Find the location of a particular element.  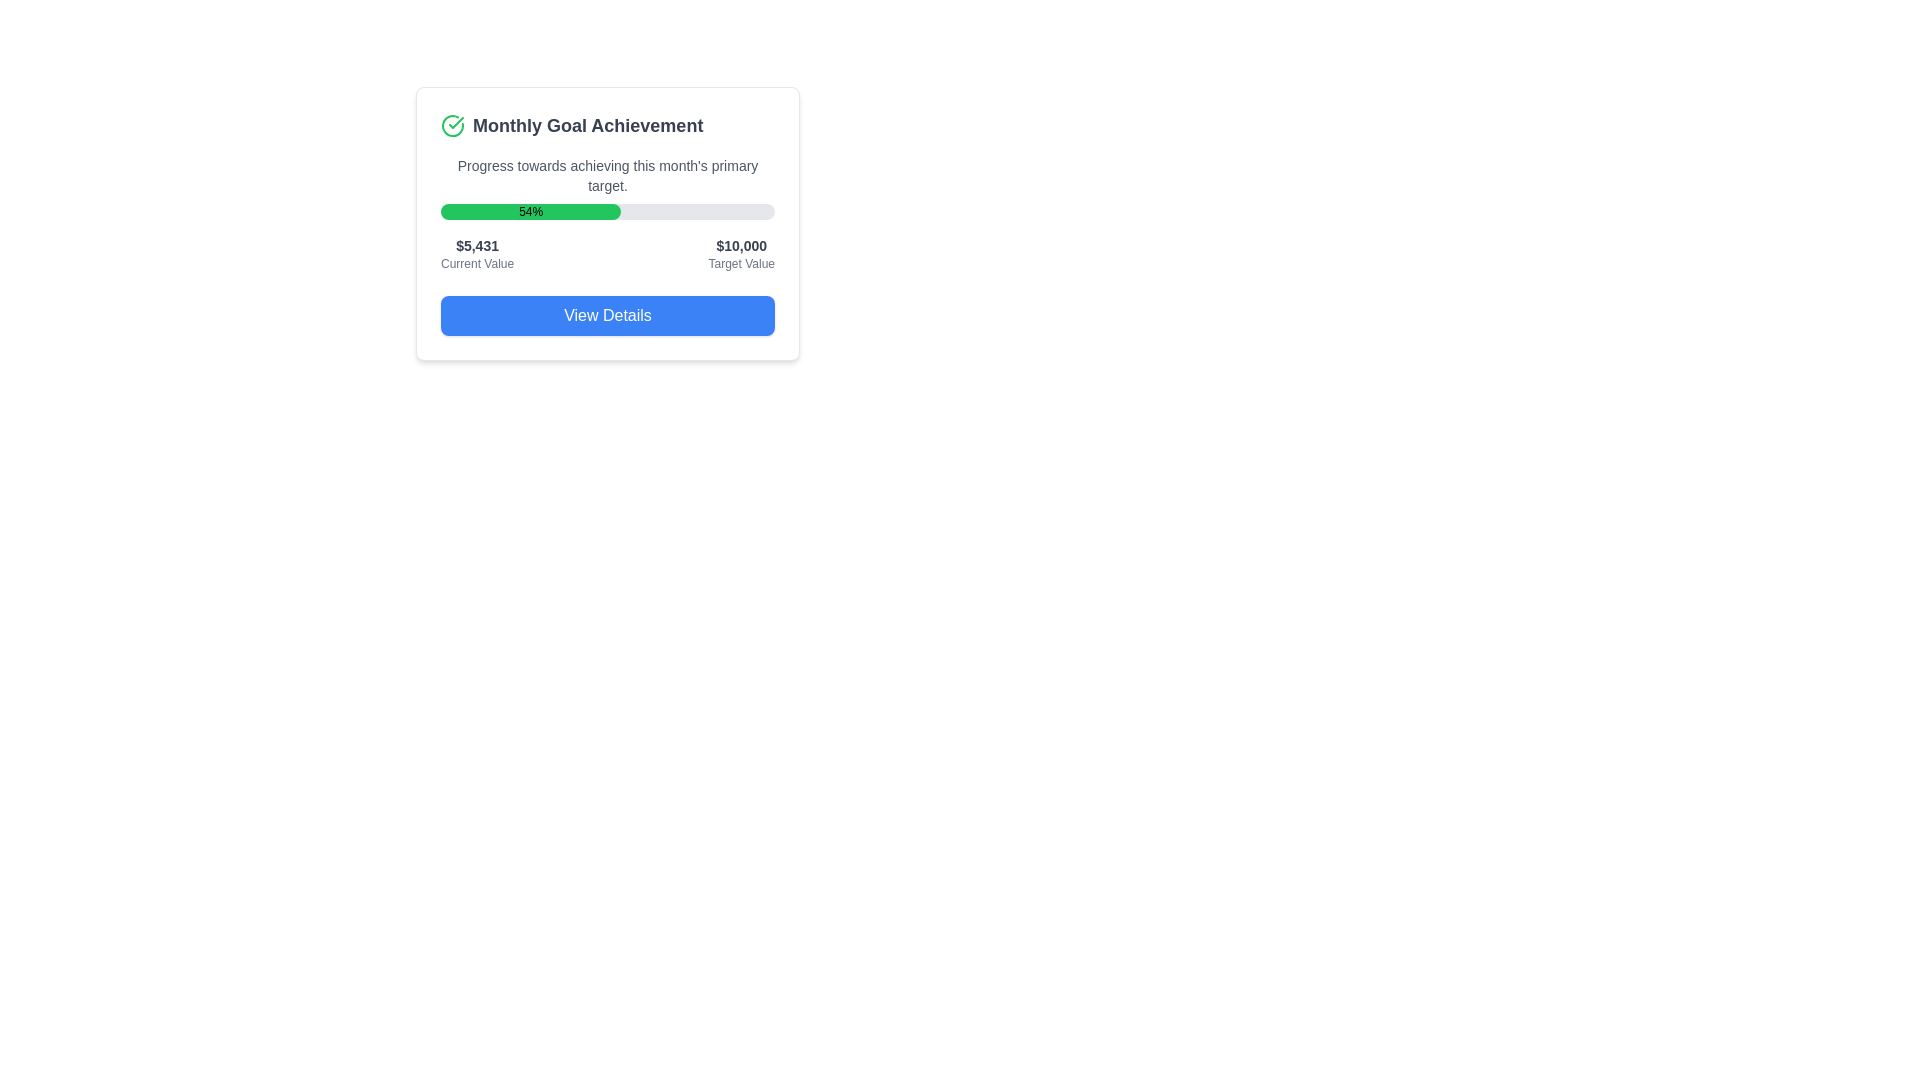

the static text label indicating the target value of '$10,000', which is positioned in the bottom-right corner of the goal achievement panel is located at coordinates (740, 262).